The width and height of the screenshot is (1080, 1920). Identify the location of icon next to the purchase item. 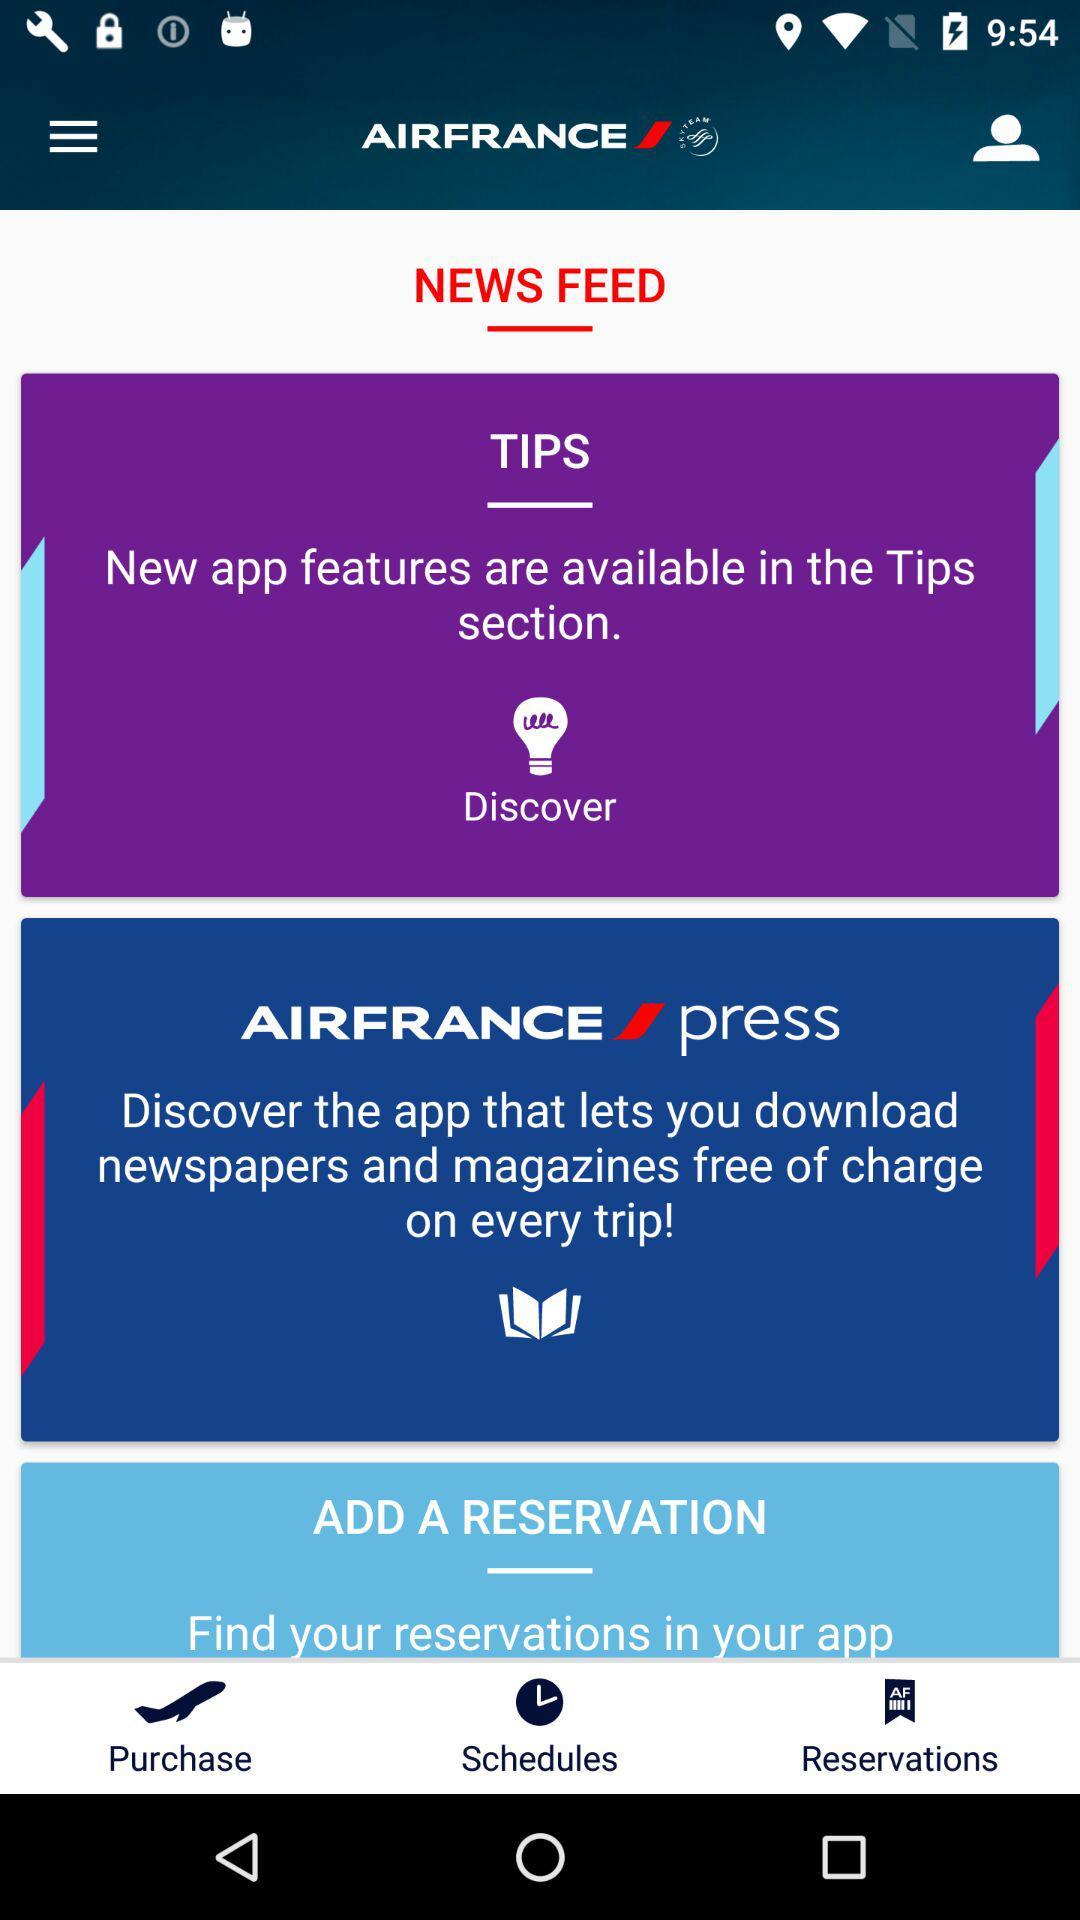
(540, 1727).